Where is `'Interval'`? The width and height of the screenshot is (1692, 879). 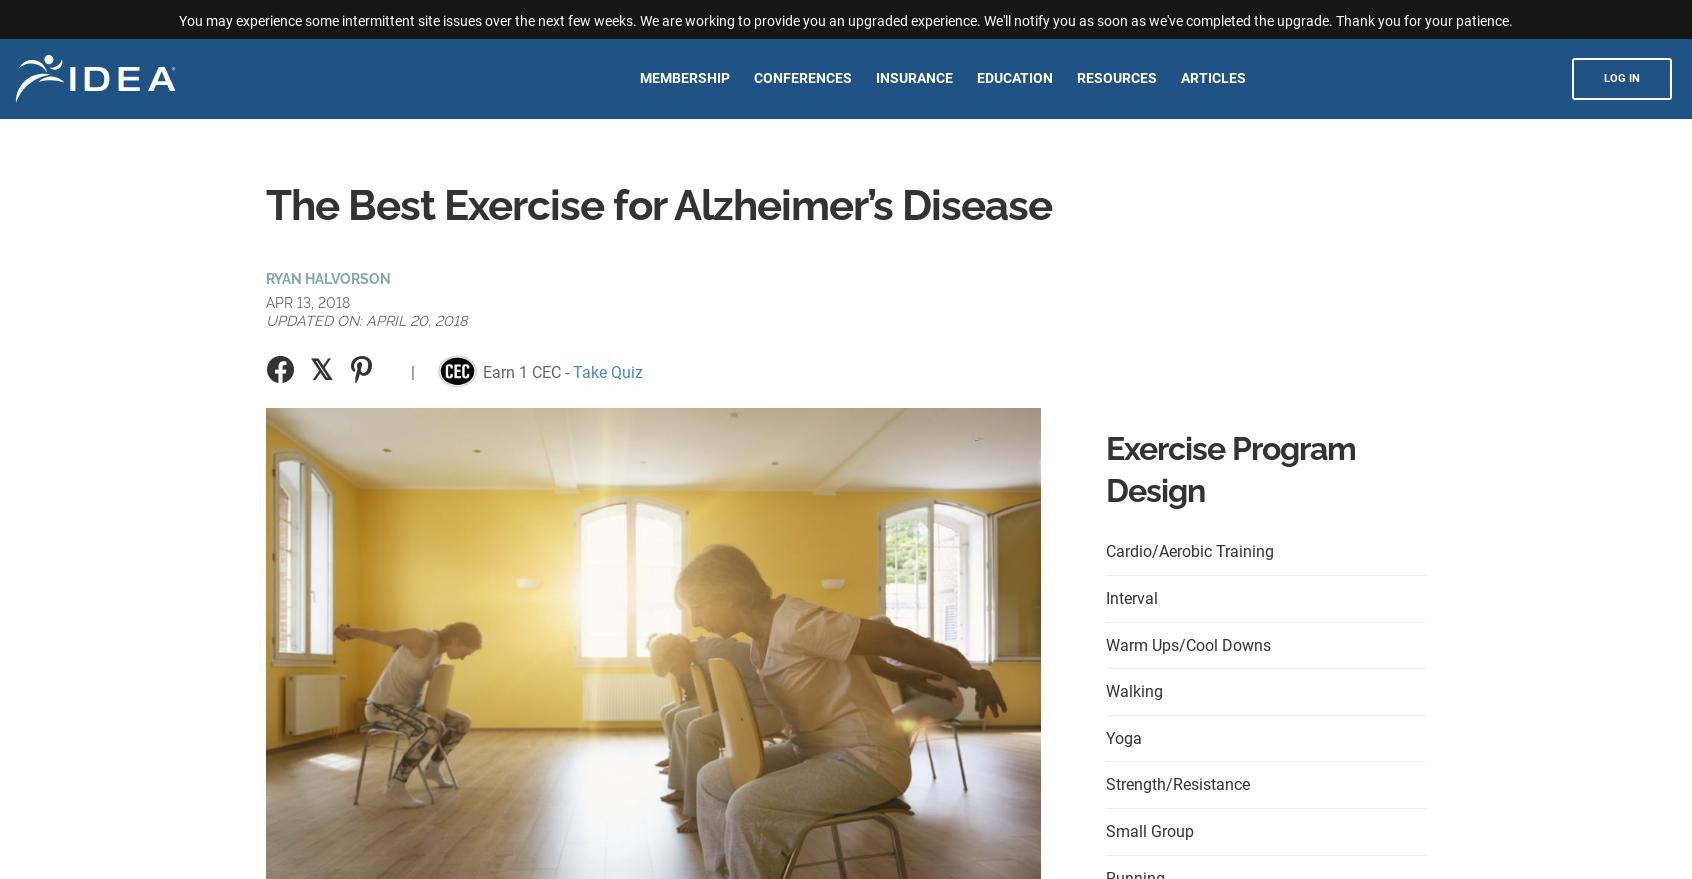
'Interval' is located at coordinates (1130, 596).